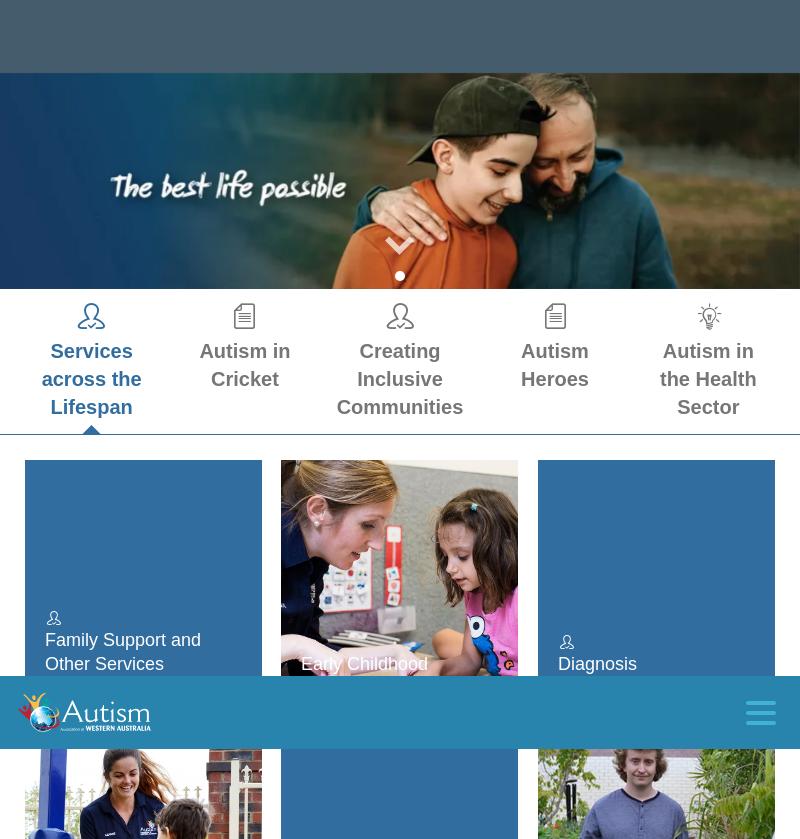 The image size is (800, 839). Describe the element at coordinates (82, 642) in the screenshot. I see `'Connect With Us'` at that location.